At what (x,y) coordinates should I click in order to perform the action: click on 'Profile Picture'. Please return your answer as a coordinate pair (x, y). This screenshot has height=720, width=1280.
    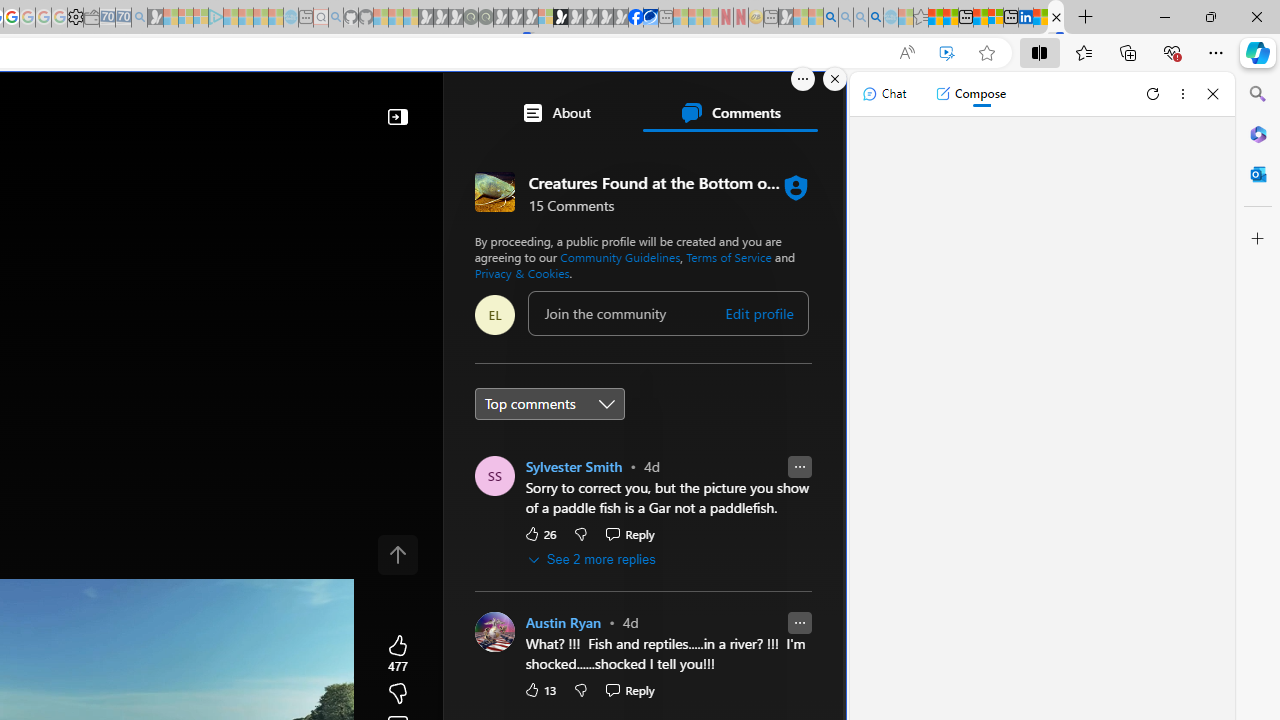
    Looking at the image, I should click on (494, 632).